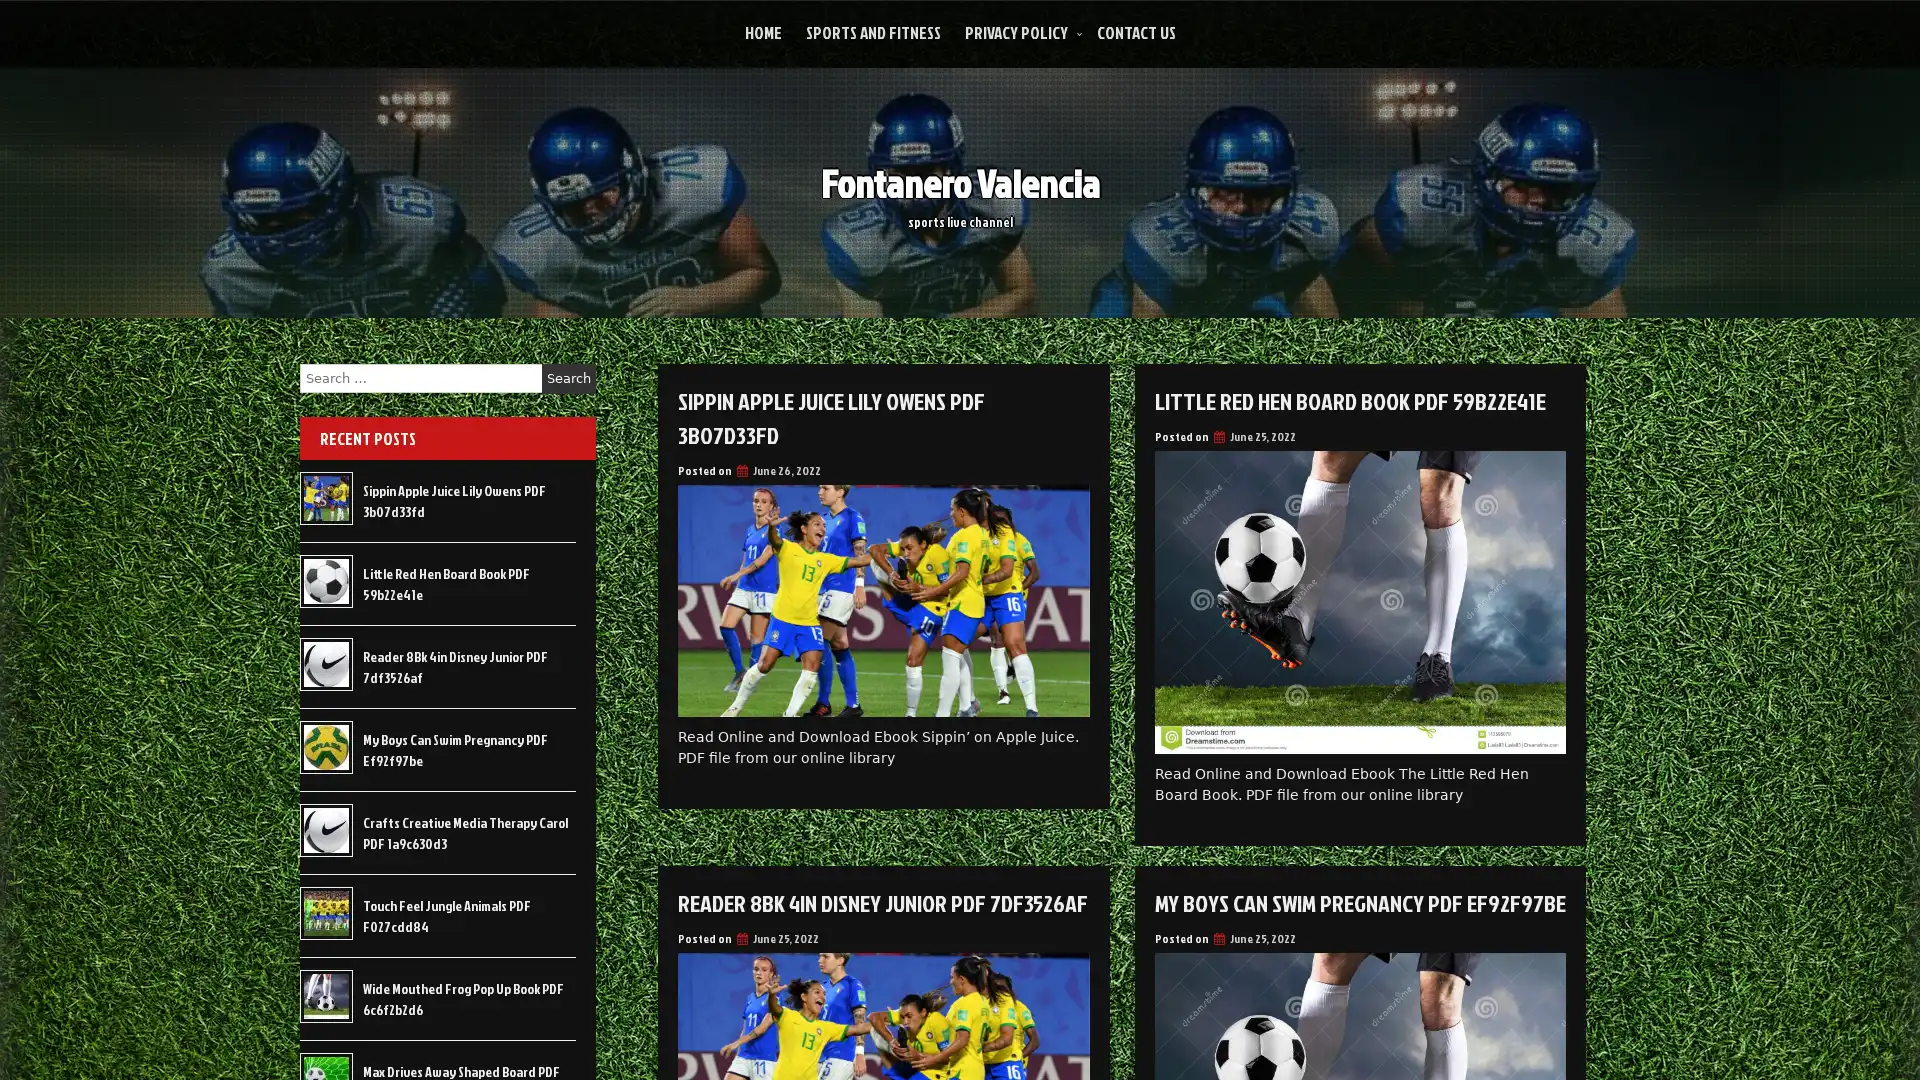 The image size is (1920, 1080). What do you see at coordinates (568, 378) in the screenshot?
I see `Search` at bounding box center [568, 378].